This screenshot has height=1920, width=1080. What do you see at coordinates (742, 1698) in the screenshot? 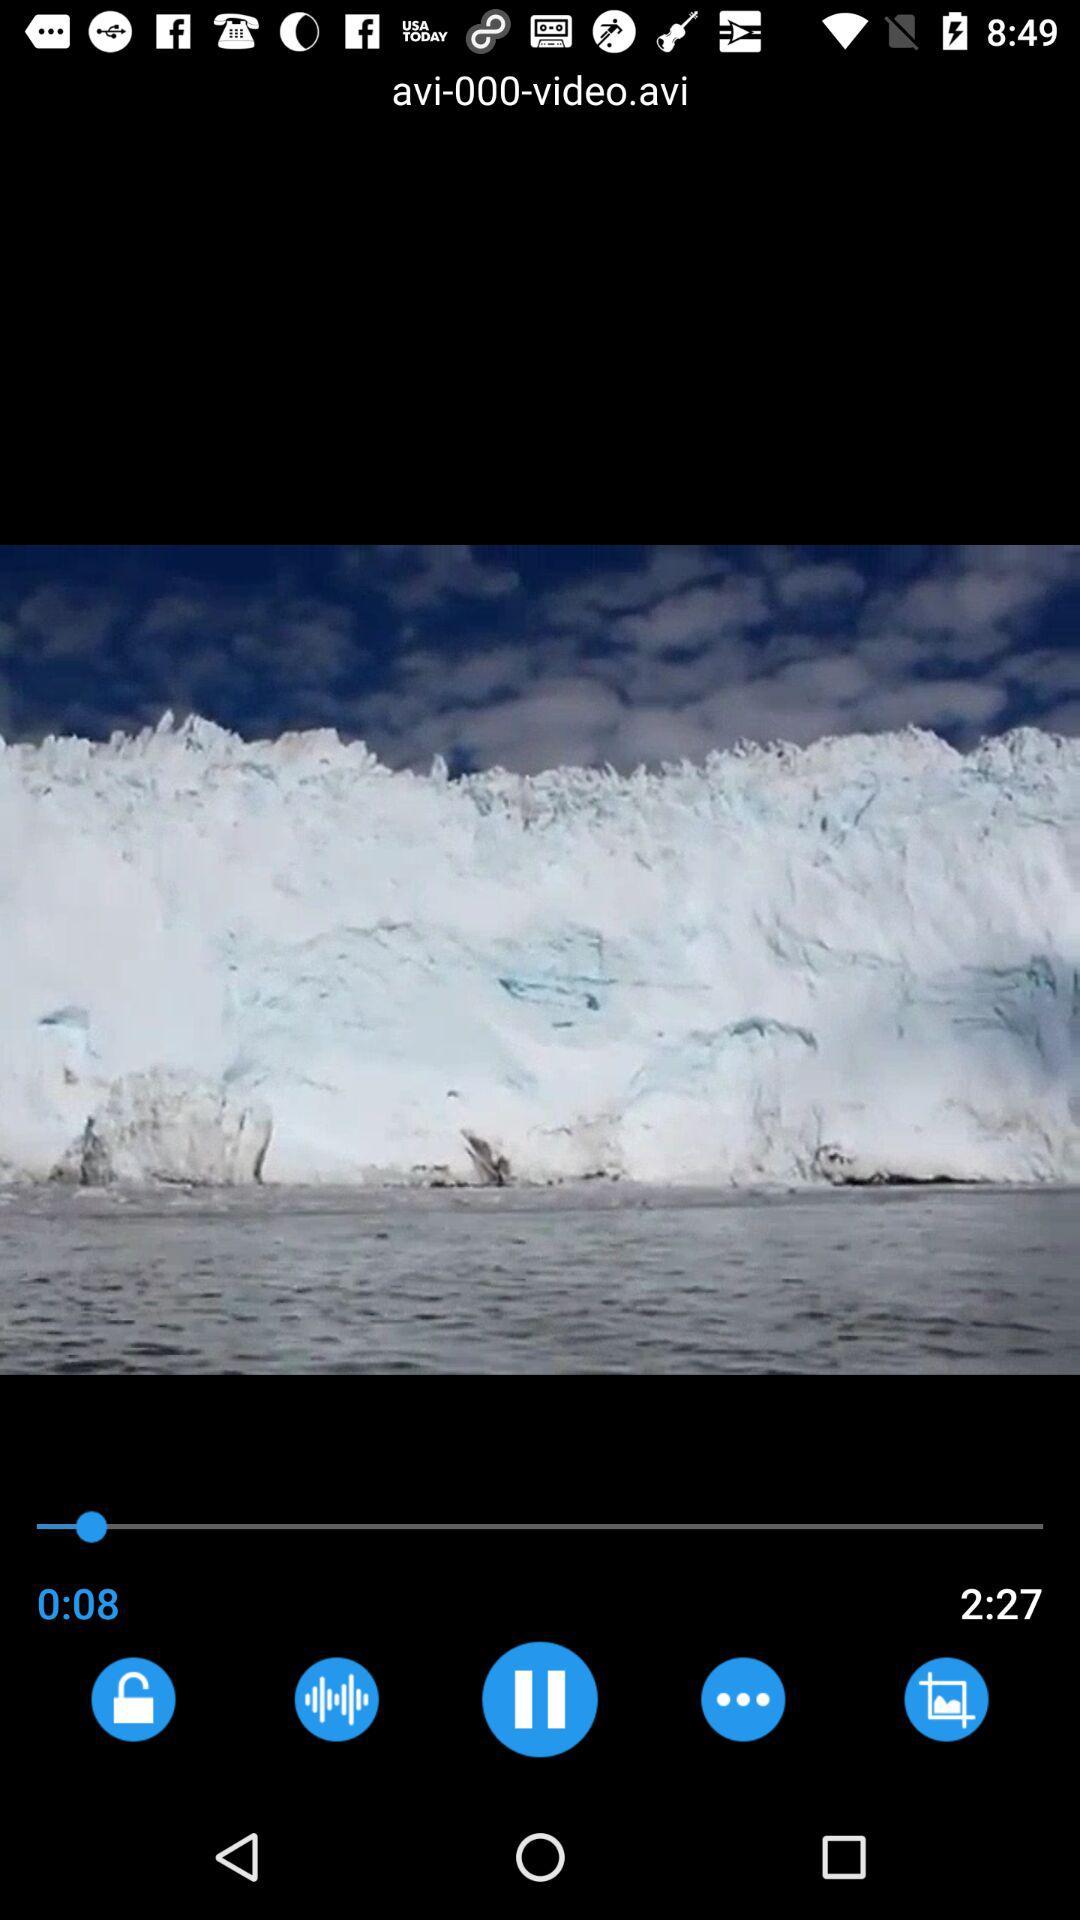
I see `more options` at bounding box center [742, 1698].